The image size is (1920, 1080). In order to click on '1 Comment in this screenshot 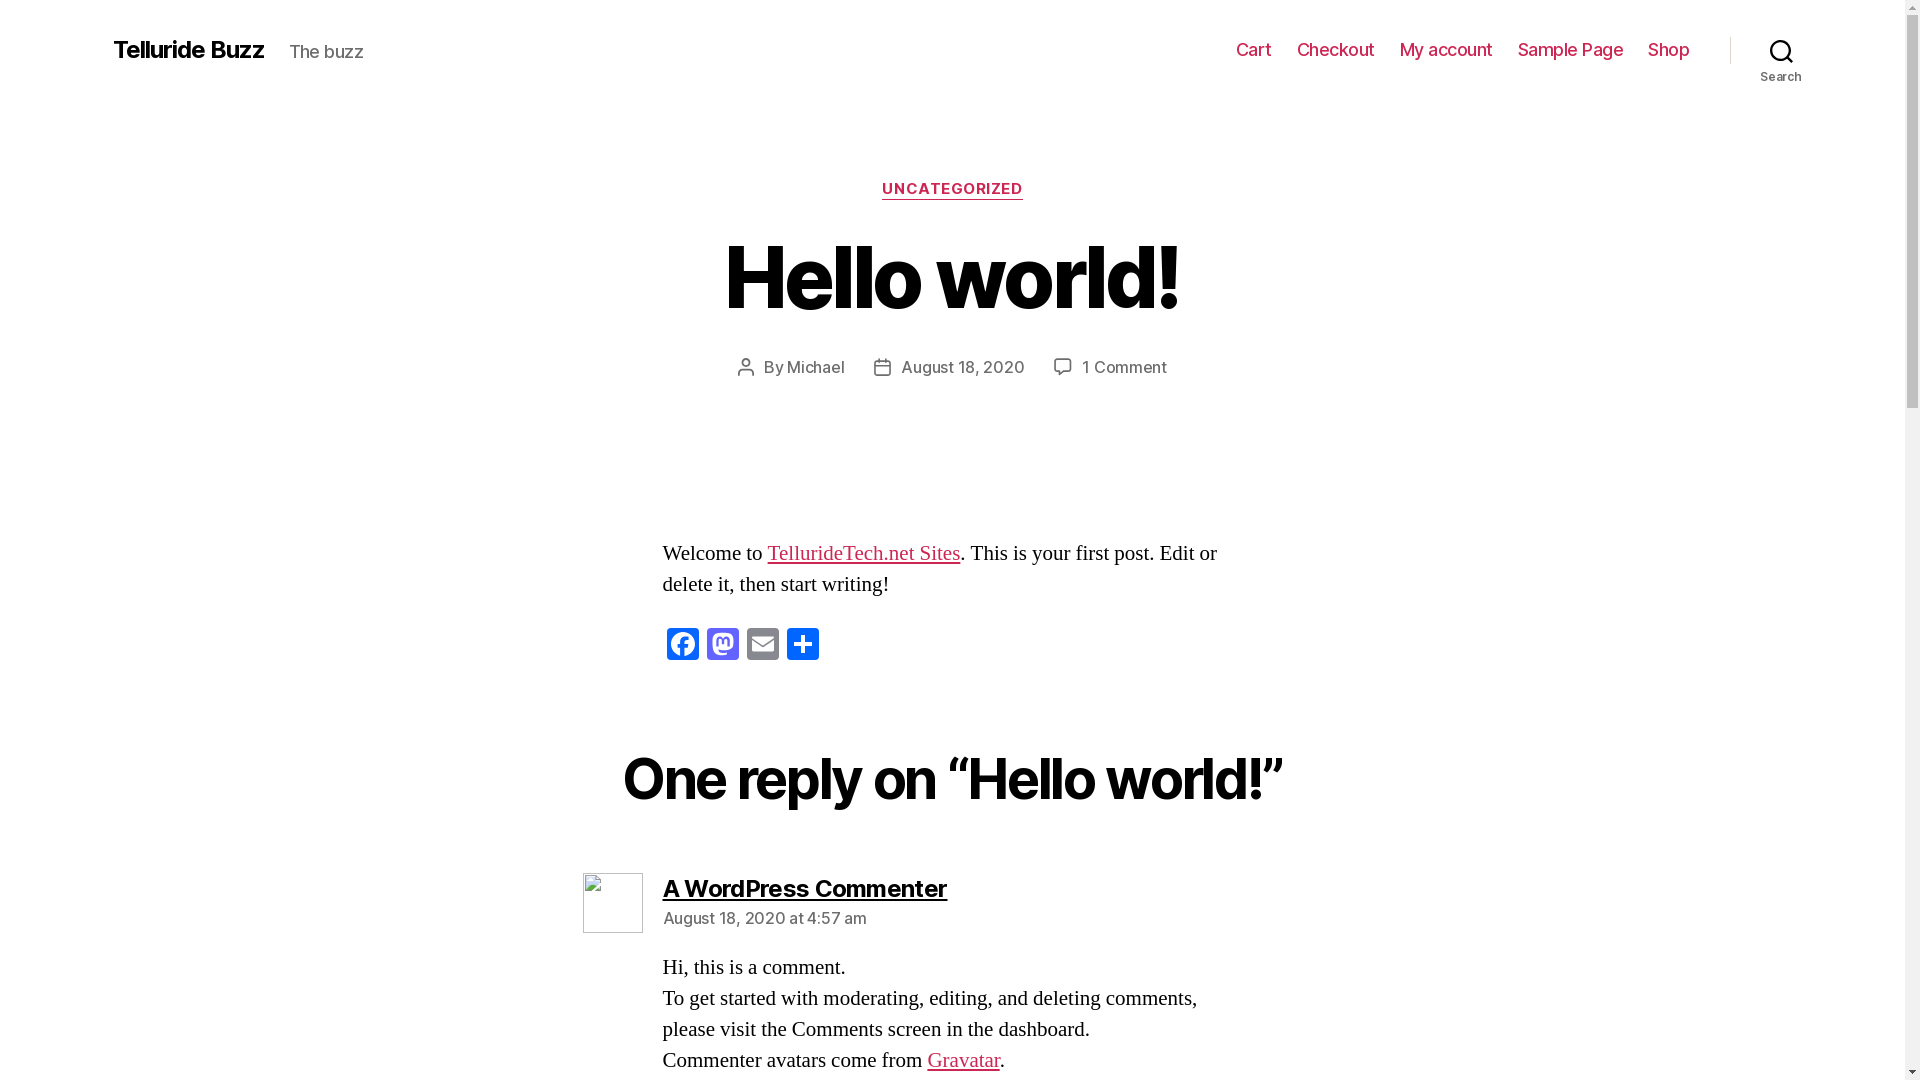, I will do `click(1080, 366)`.